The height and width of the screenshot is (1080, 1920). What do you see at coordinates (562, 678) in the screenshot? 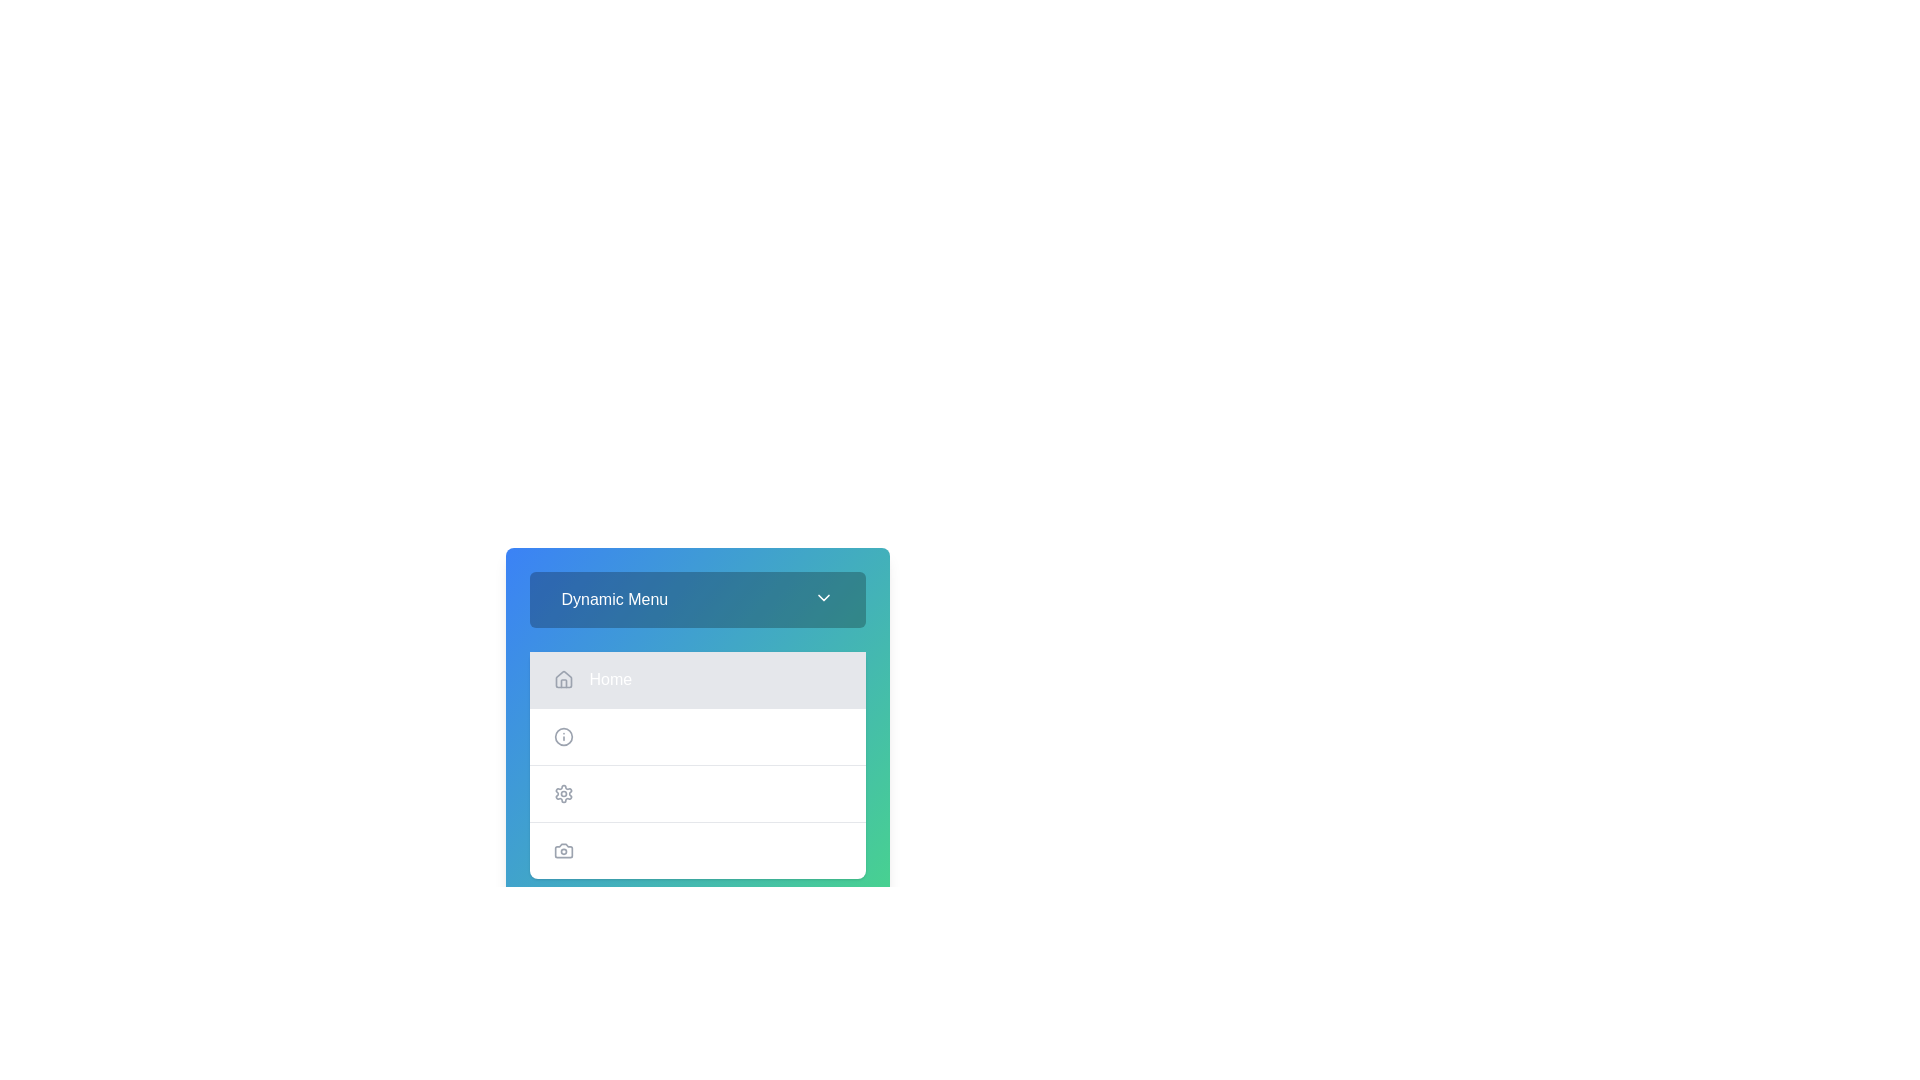
I see `the house icon in the menu, which is styled in a simple linear design and has a gray tone, located to the left of the 'Home' text label` at bounding box center [562, 678].